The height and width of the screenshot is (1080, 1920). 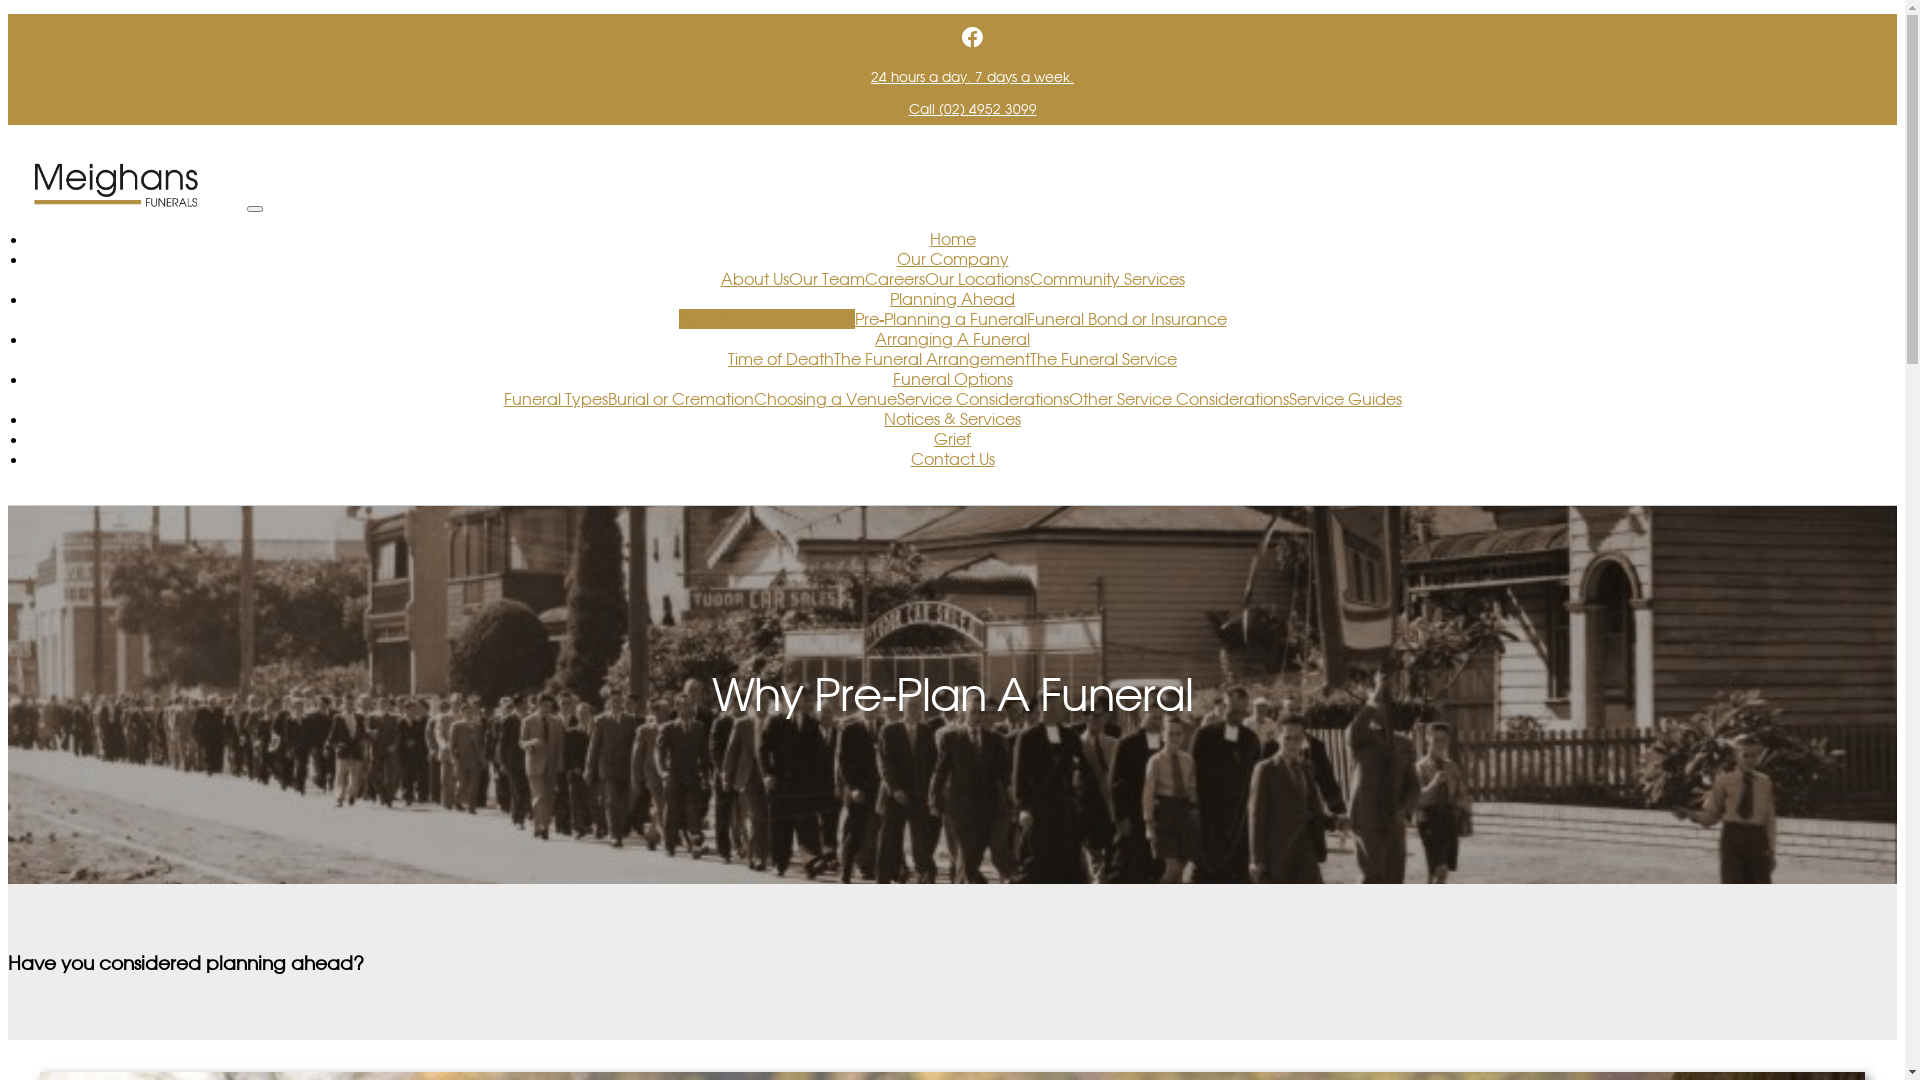 What do you see at coordinates (1344, 398) in the screenshot?
I see `'Service Guides'` at bounding box center [1344, 398].